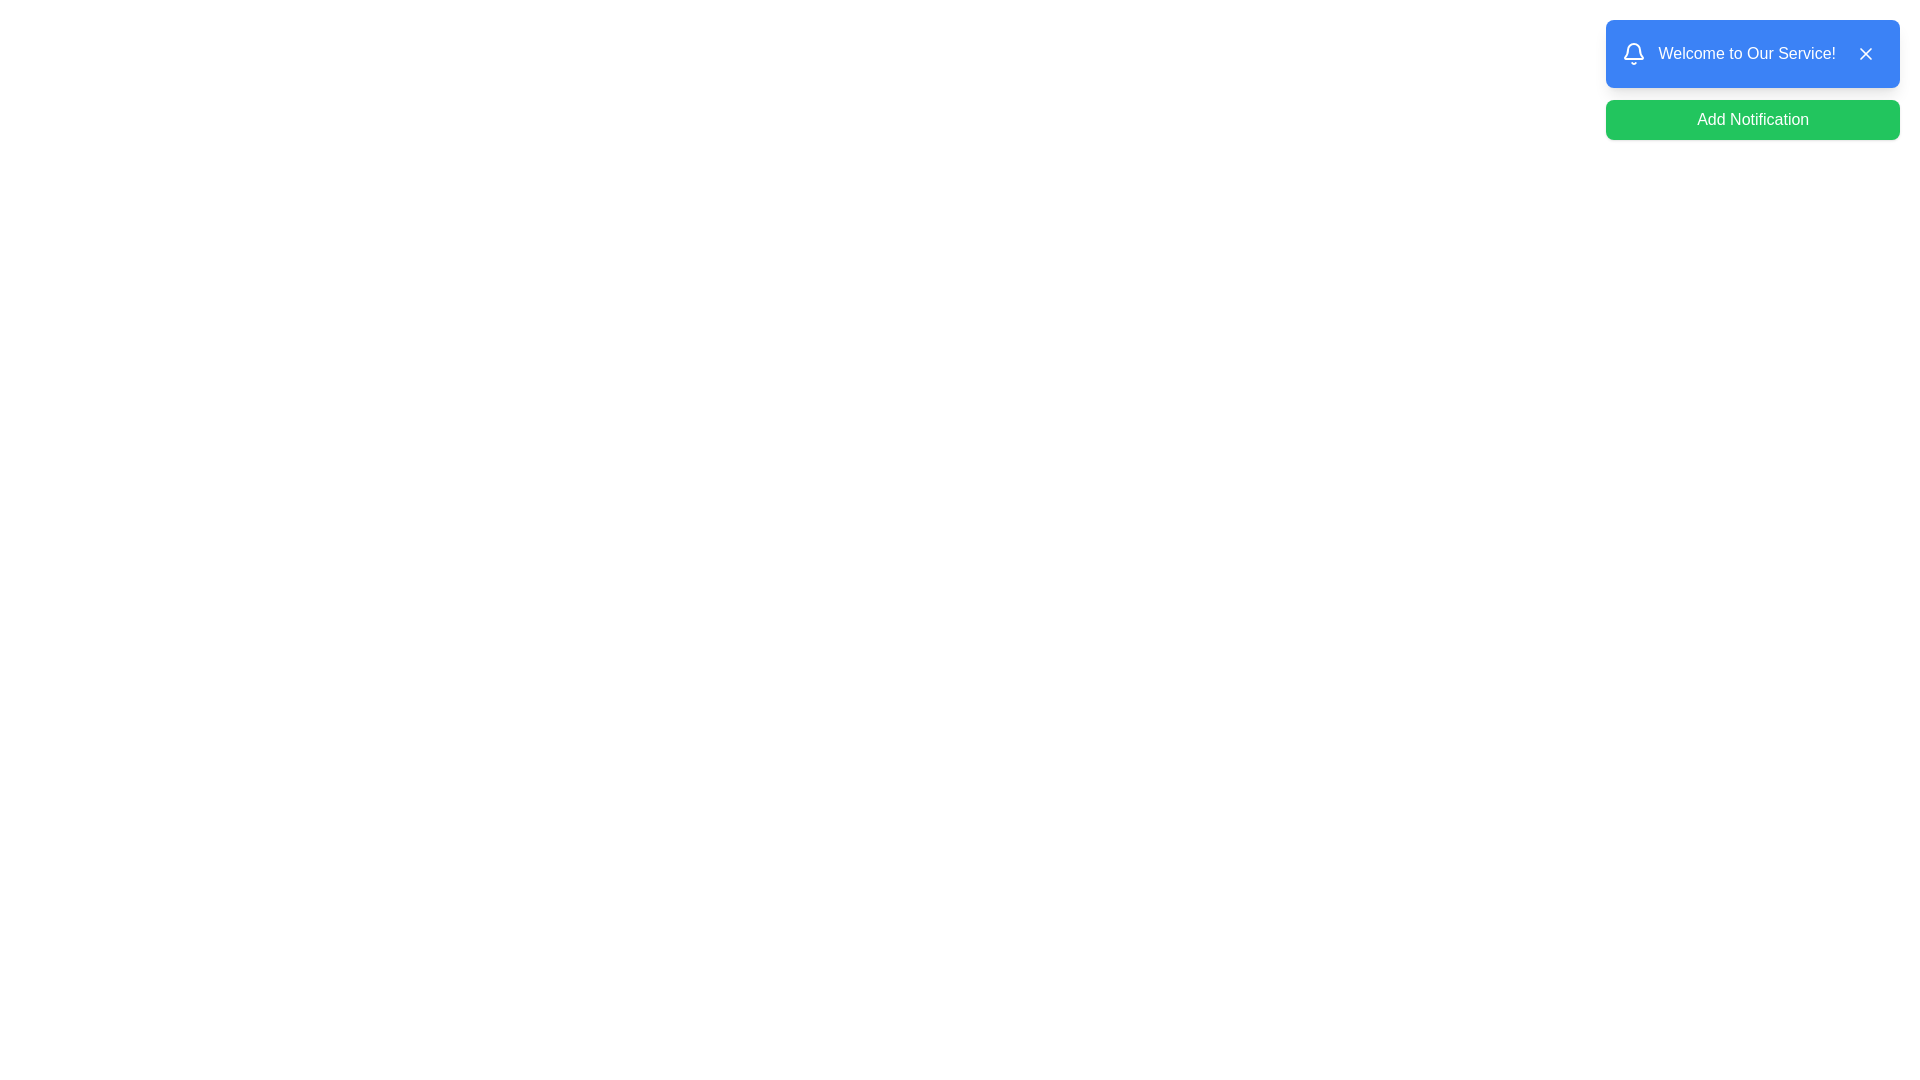 Image resolution: width=1920 pixels, height=1080 pixels. I want to click on the circular blue button with a white 'X' icon, so click(1865, 53).